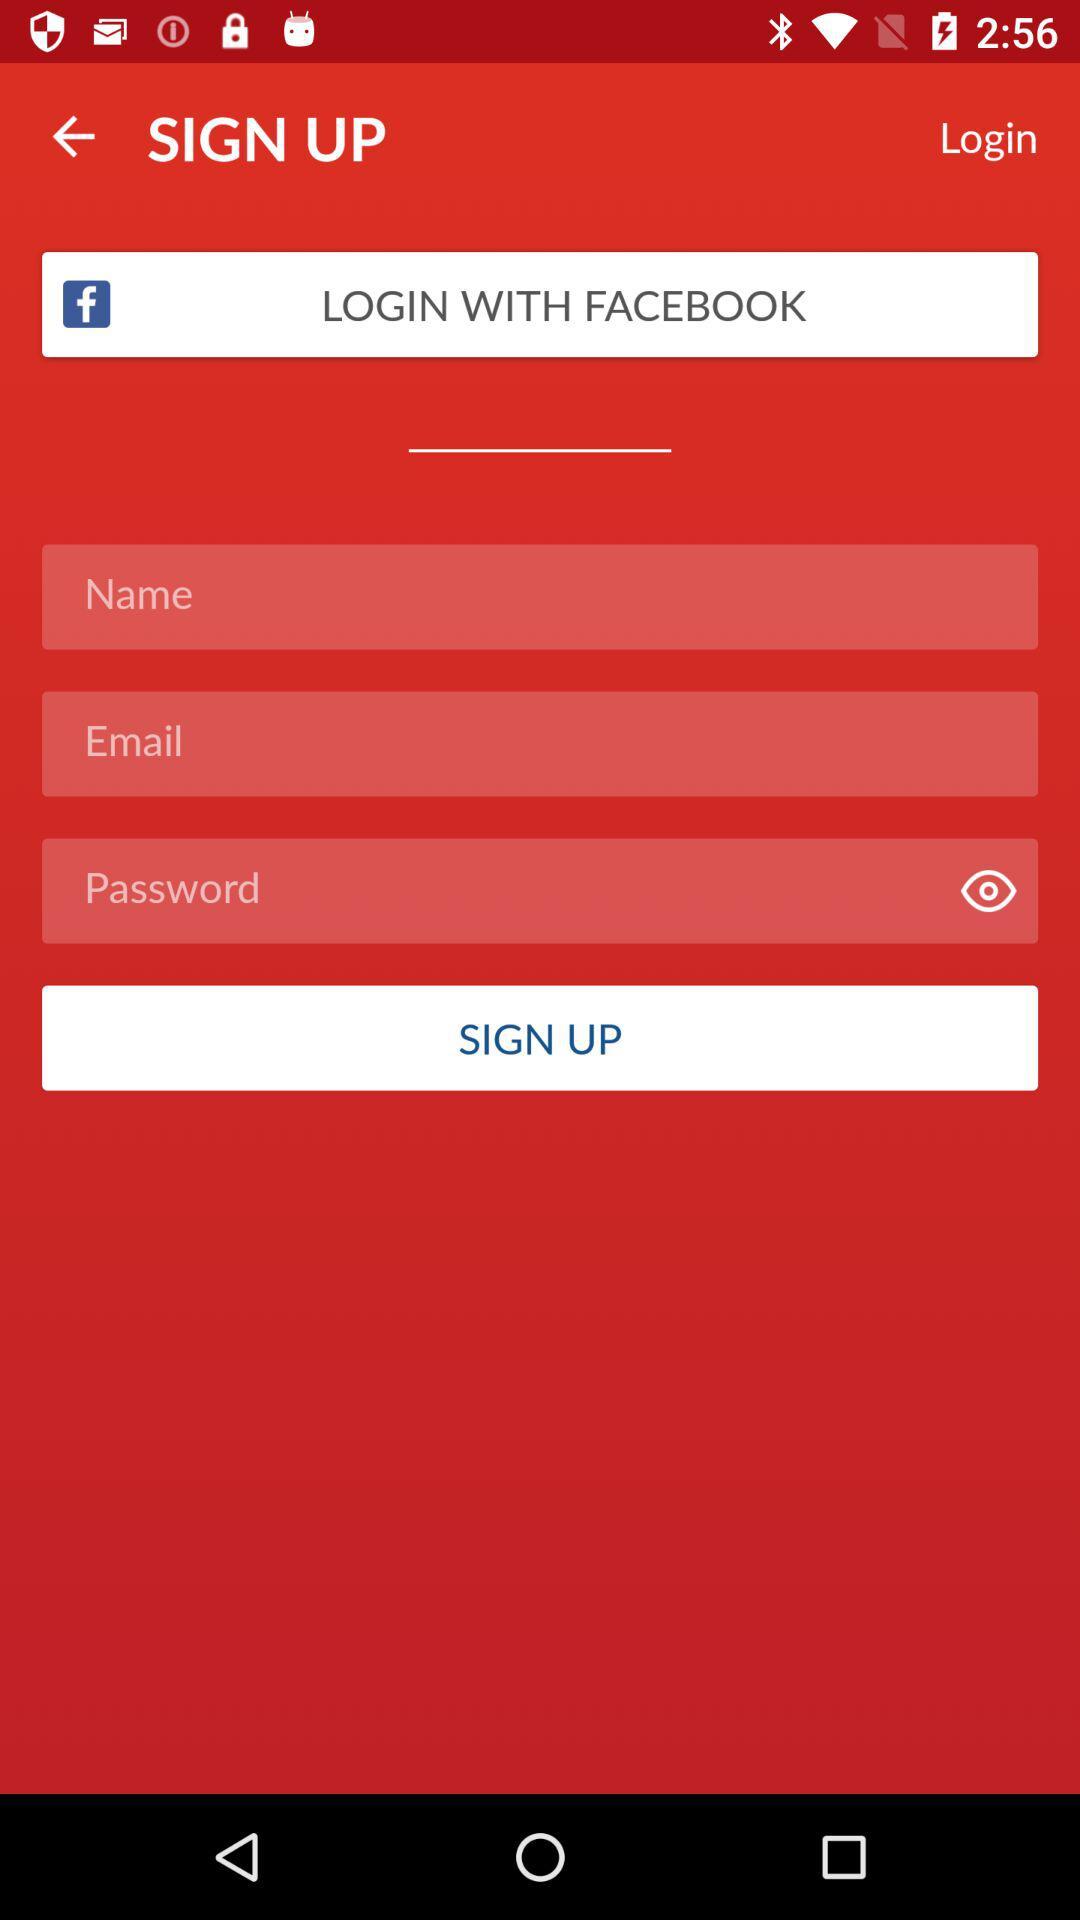 The width and height of the screenshot is (1080, 1920). I want to click on the icon to the left of sign up item, so click(72, 135).